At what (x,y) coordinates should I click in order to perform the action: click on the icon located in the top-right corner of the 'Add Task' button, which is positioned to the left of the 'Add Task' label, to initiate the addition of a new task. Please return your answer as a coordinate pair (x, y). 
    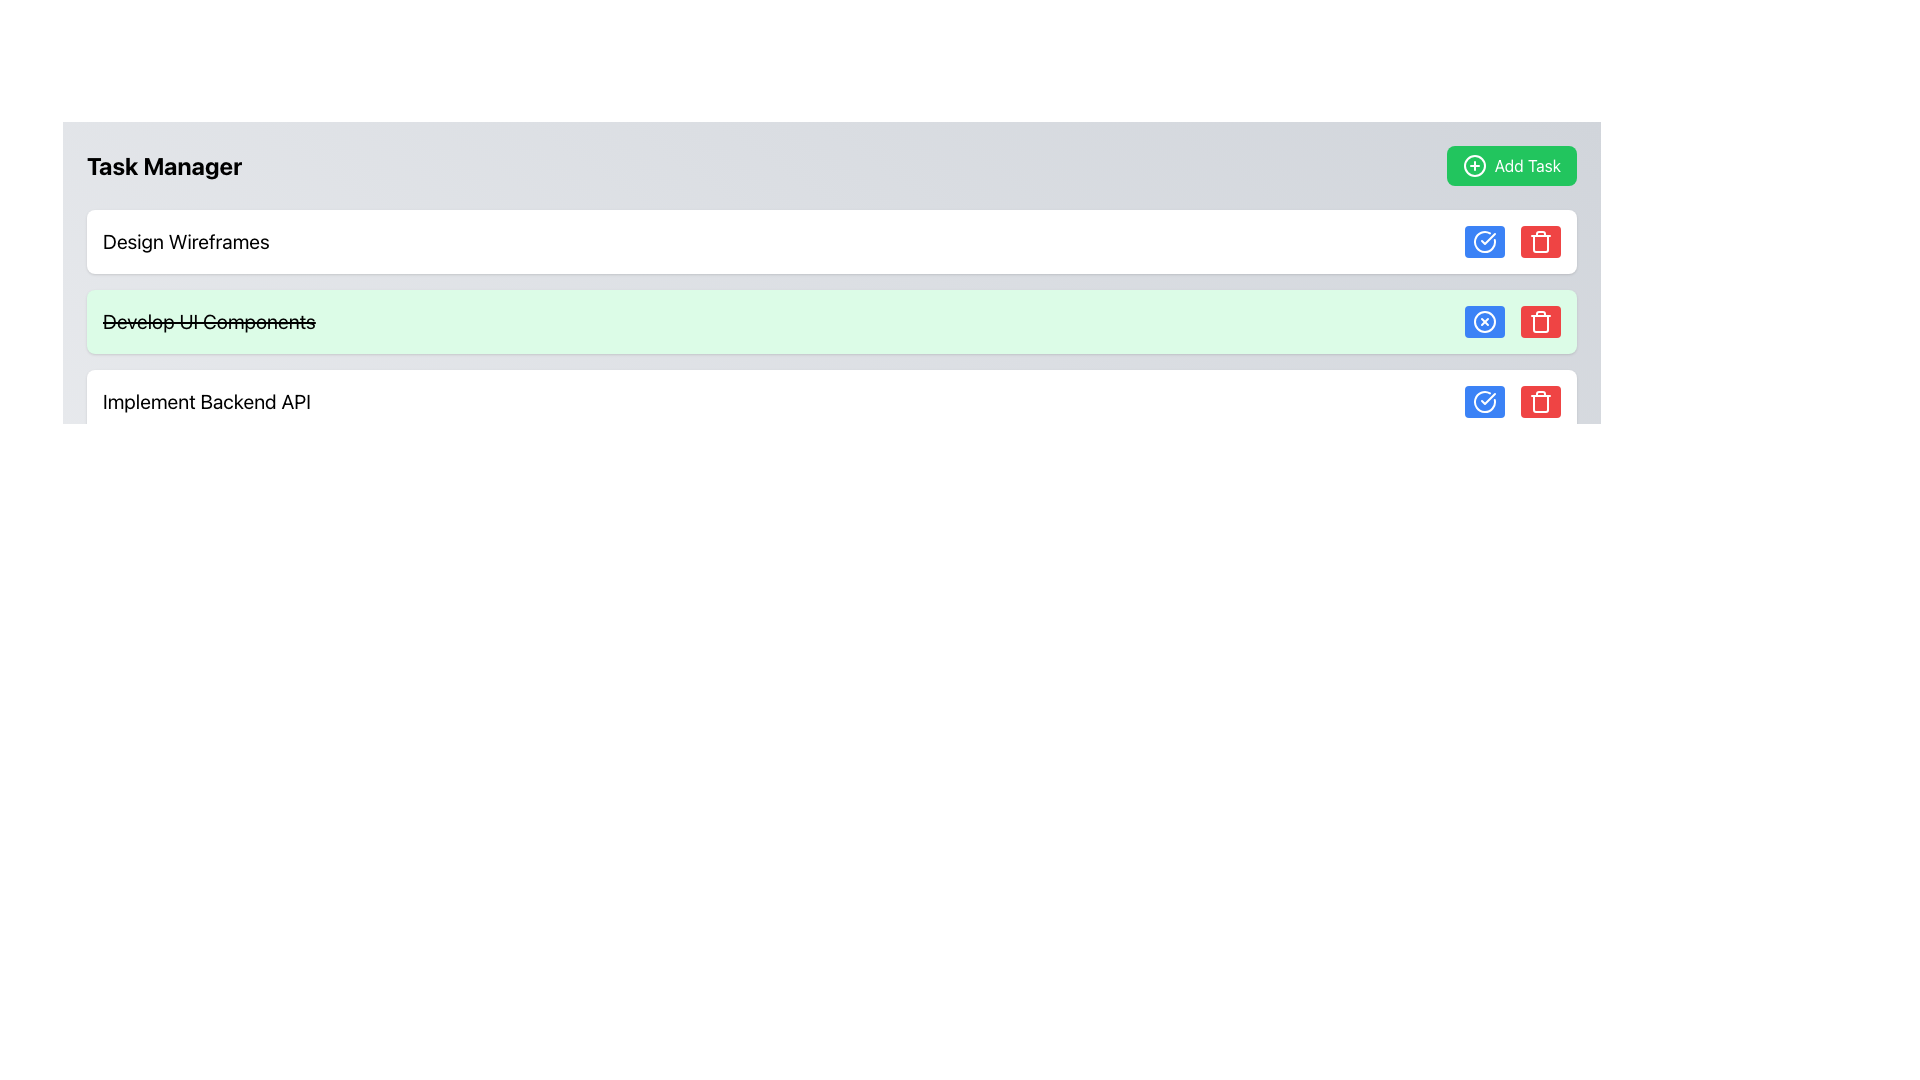
    Looking at the image, I should click on (1473, 164).